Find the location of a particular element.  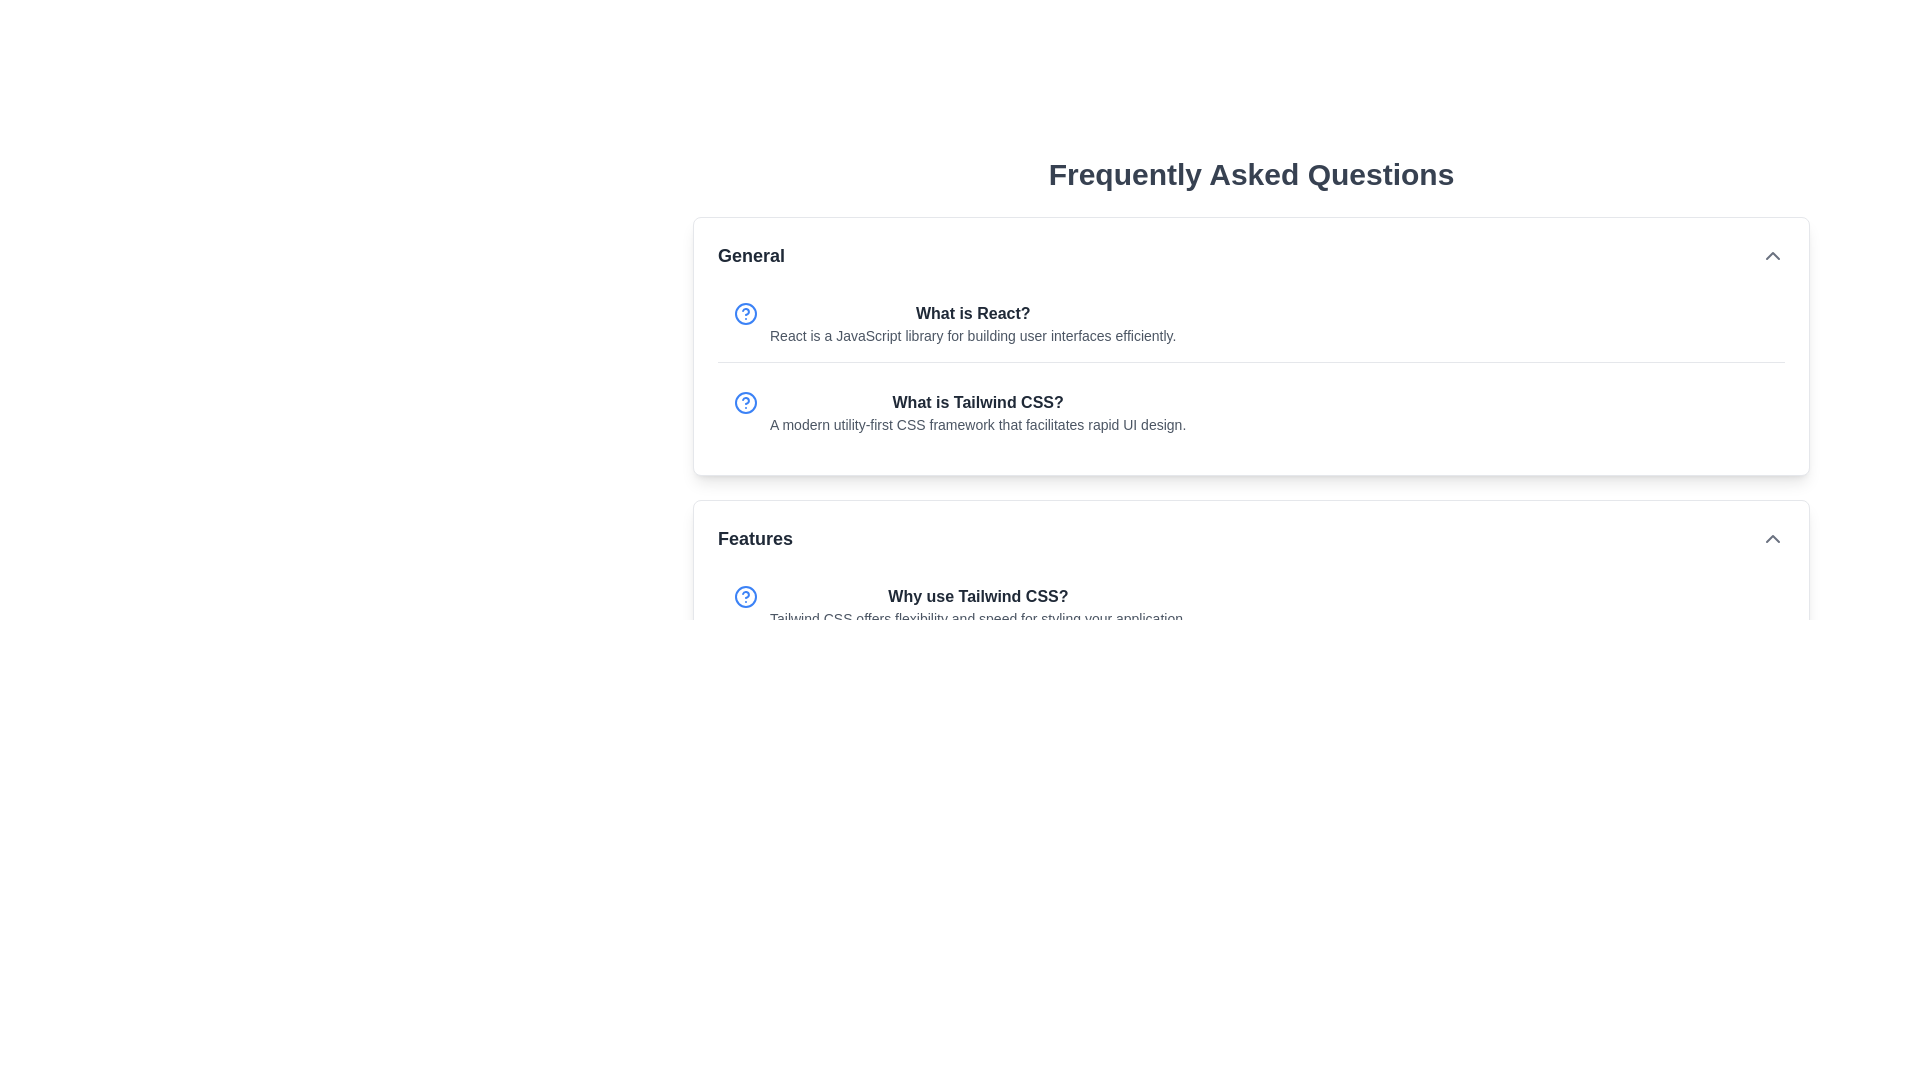

the Text Content Block that provides an answer to the FAQ 'What is Tailwind CSS?' located under the 'General' section, directly below the question 'What is React?' is located at coordinates (978, 411).